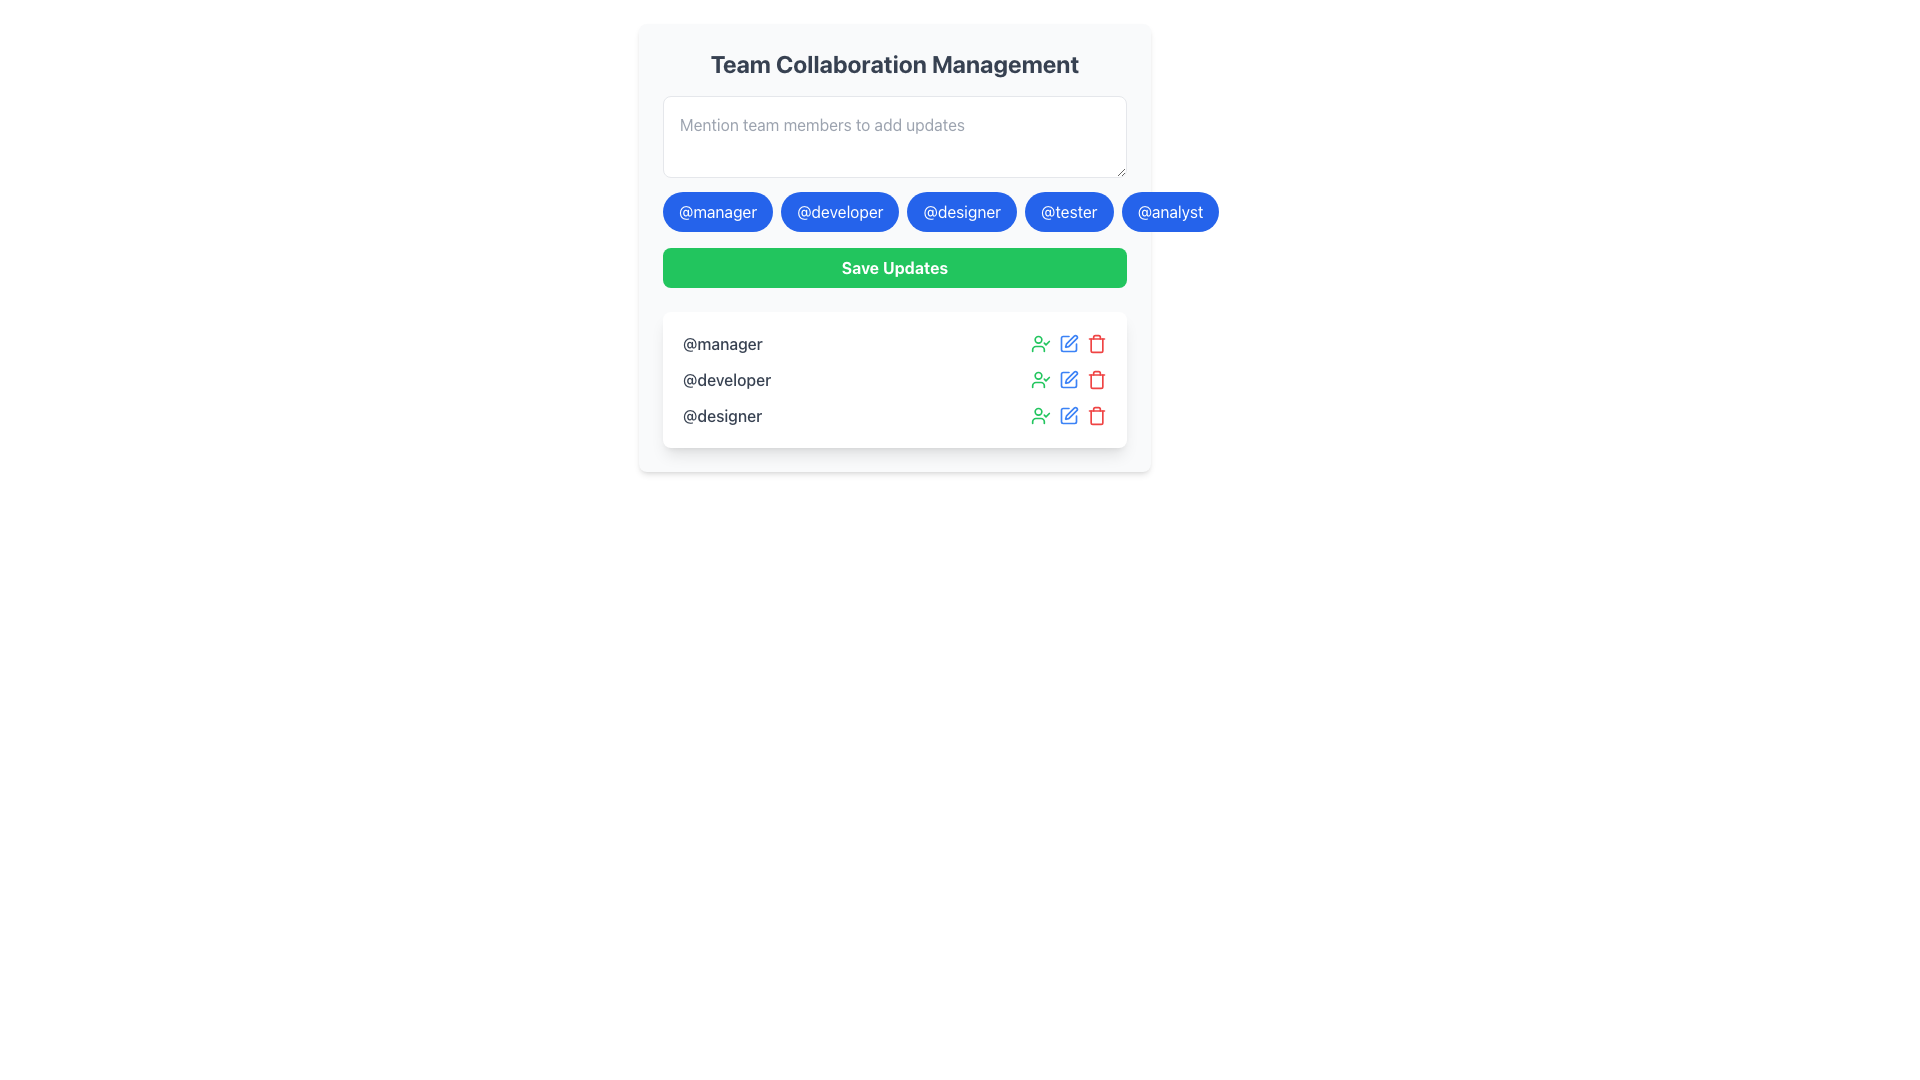 The height and width of the screenshot is (1080, 1920). I want to click on the blue-colored edit icon resembling a pen located to the right of the text '@developer' in the second row of the list, so click(1068, 342).